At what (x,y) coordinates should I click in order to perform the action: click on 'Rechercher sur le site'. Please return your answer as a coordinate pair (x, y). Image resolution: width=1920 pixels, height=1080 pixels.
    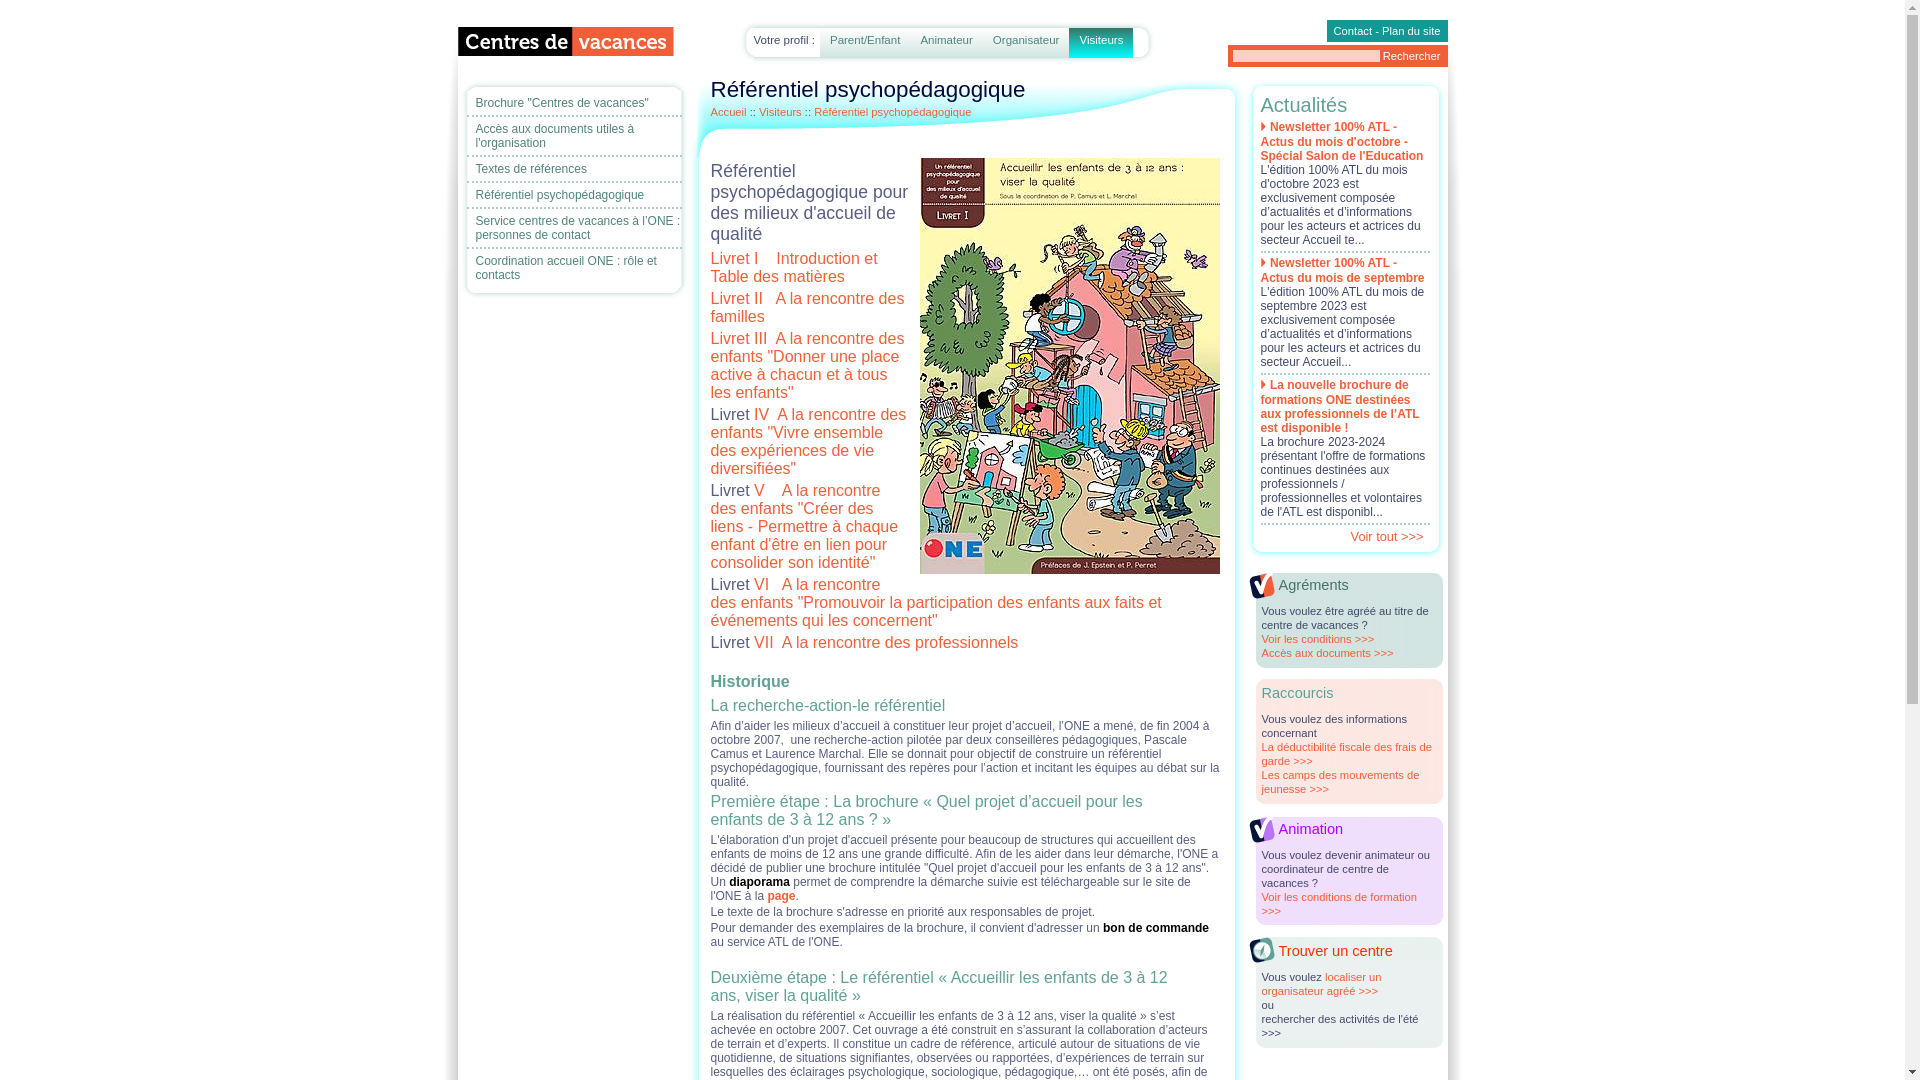
    Looking at the image, I should click on (1337, 55).